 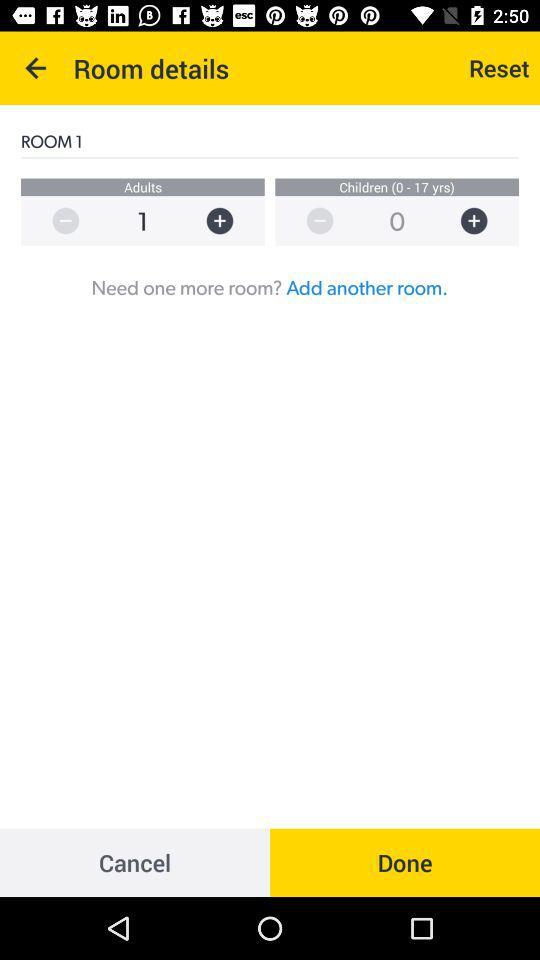 What do you see at coordinates (498, 68) in the screenshot?
I see `icon to the right of the room details icon` at bounding box center [498, 68].